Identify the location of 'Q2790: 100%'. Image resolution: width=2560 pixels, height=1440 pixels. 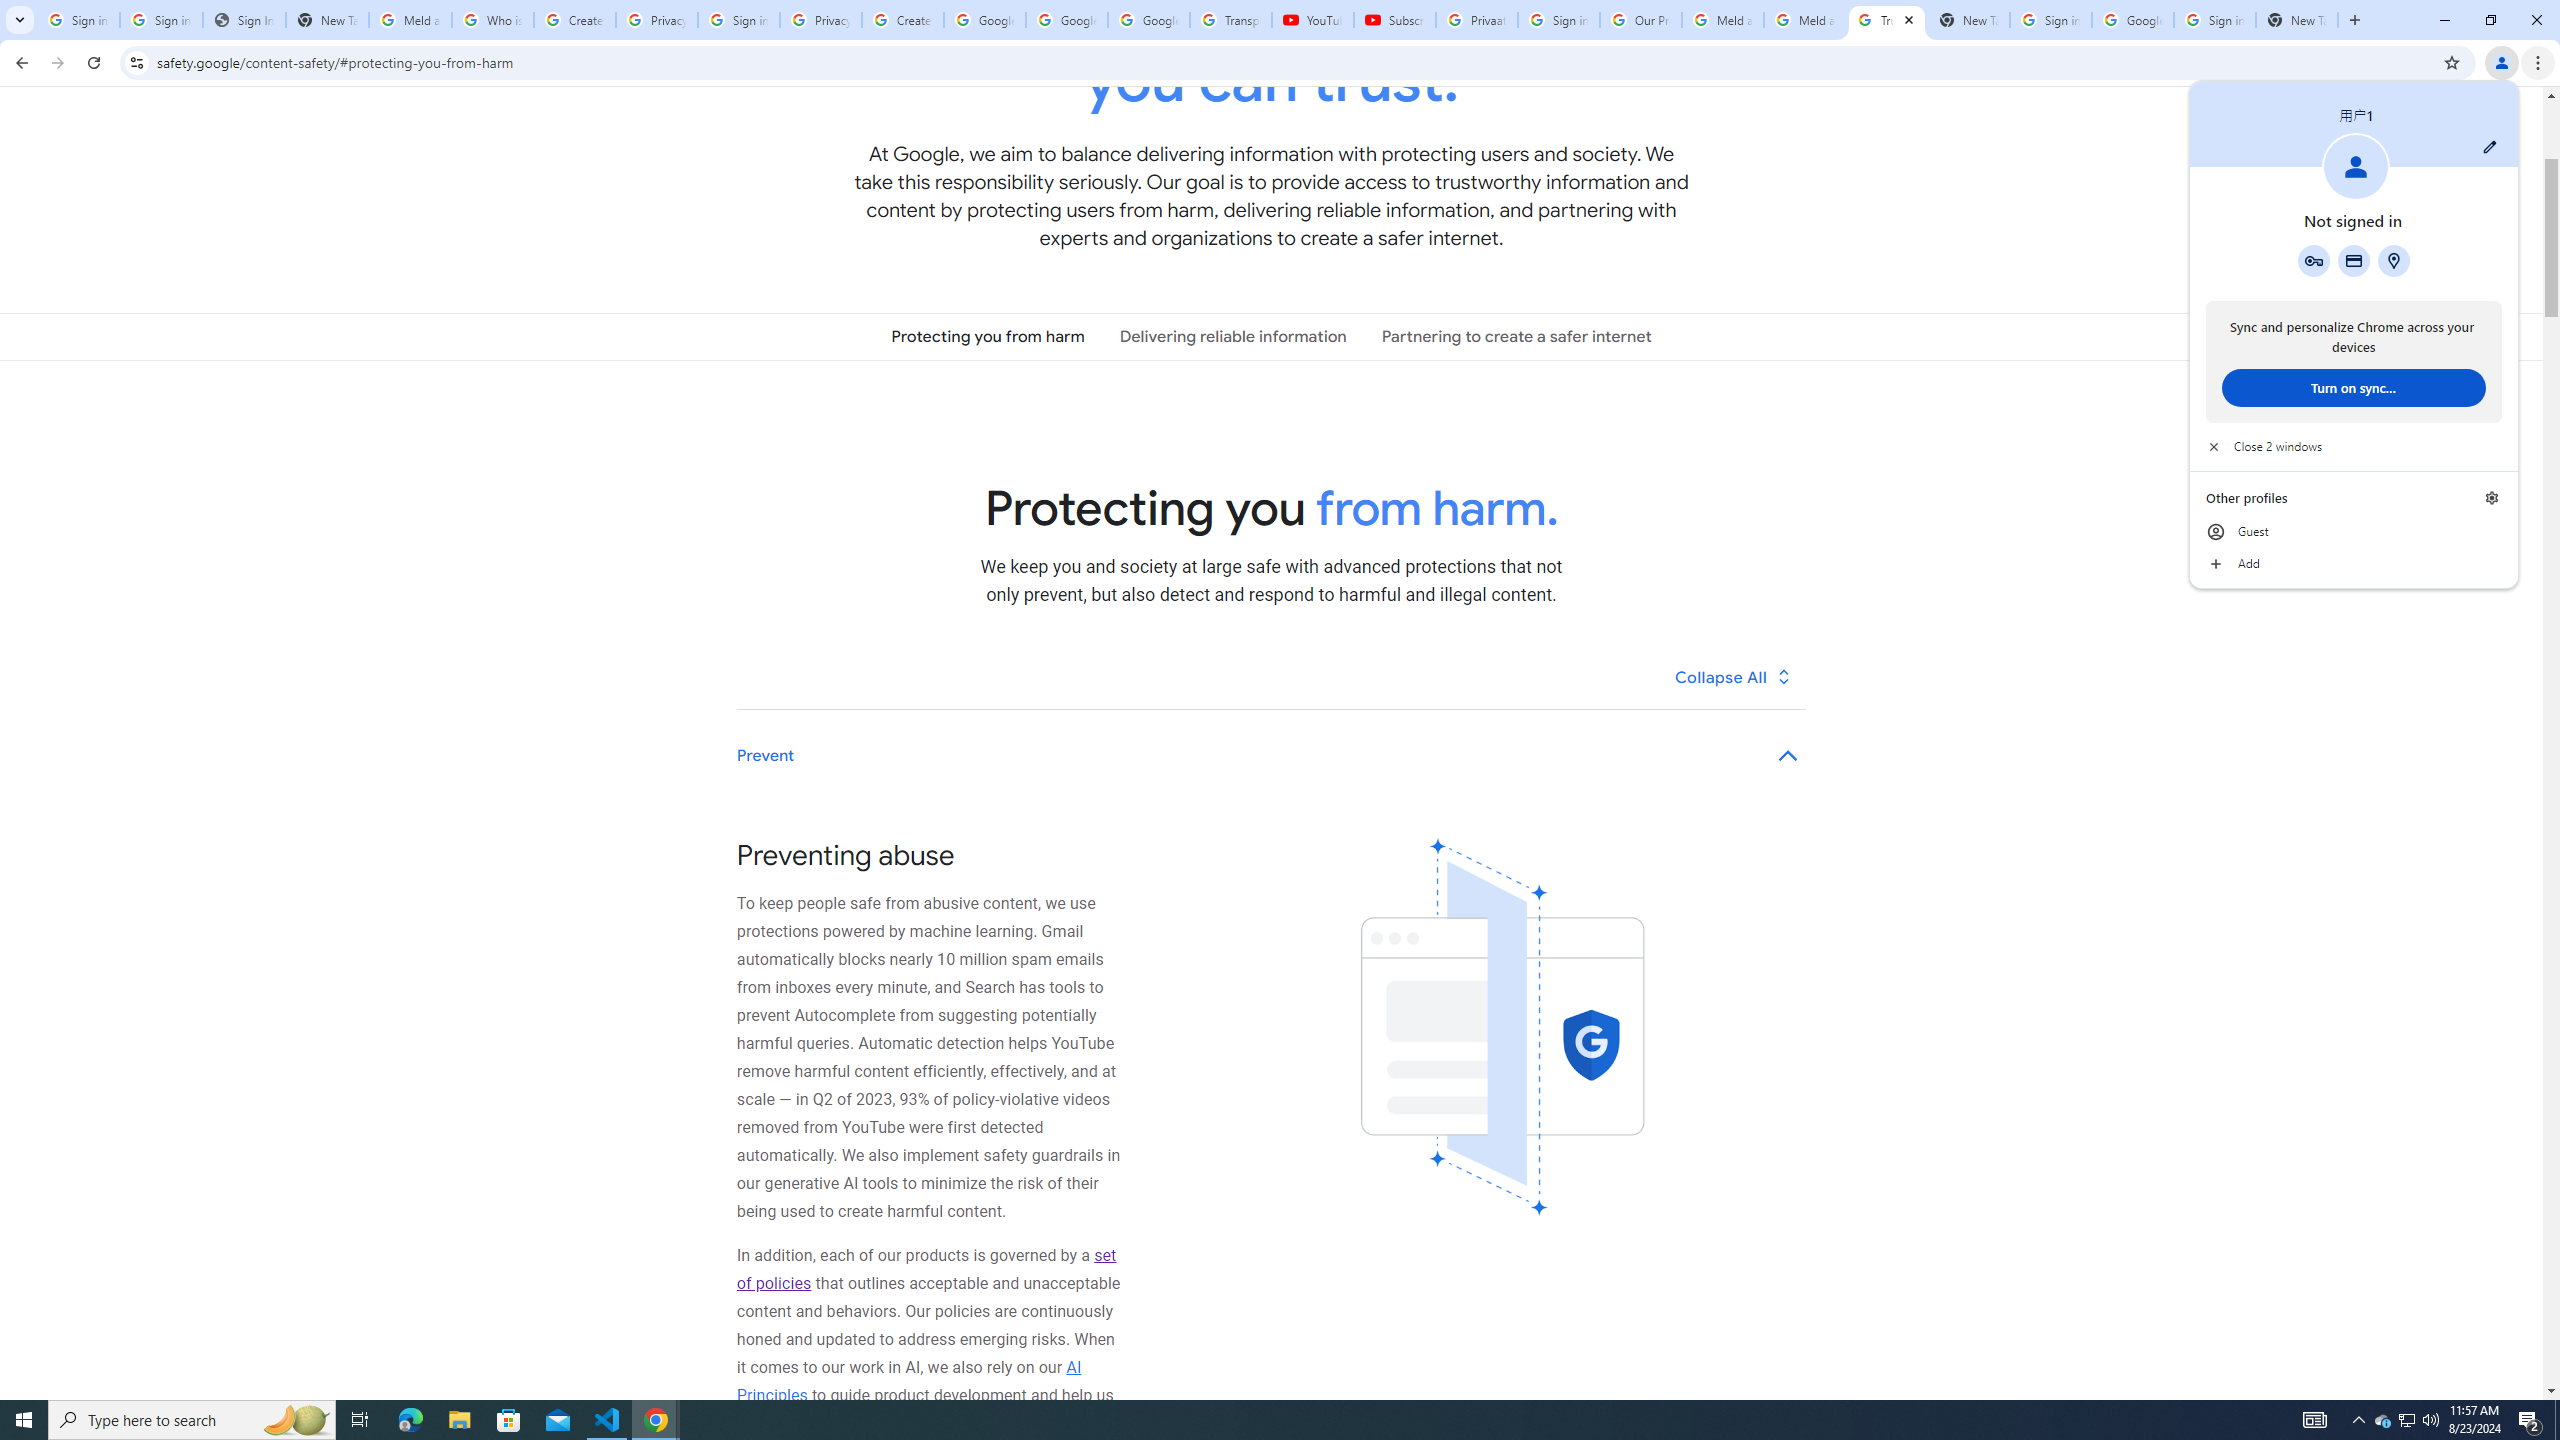
(2429, 1418).